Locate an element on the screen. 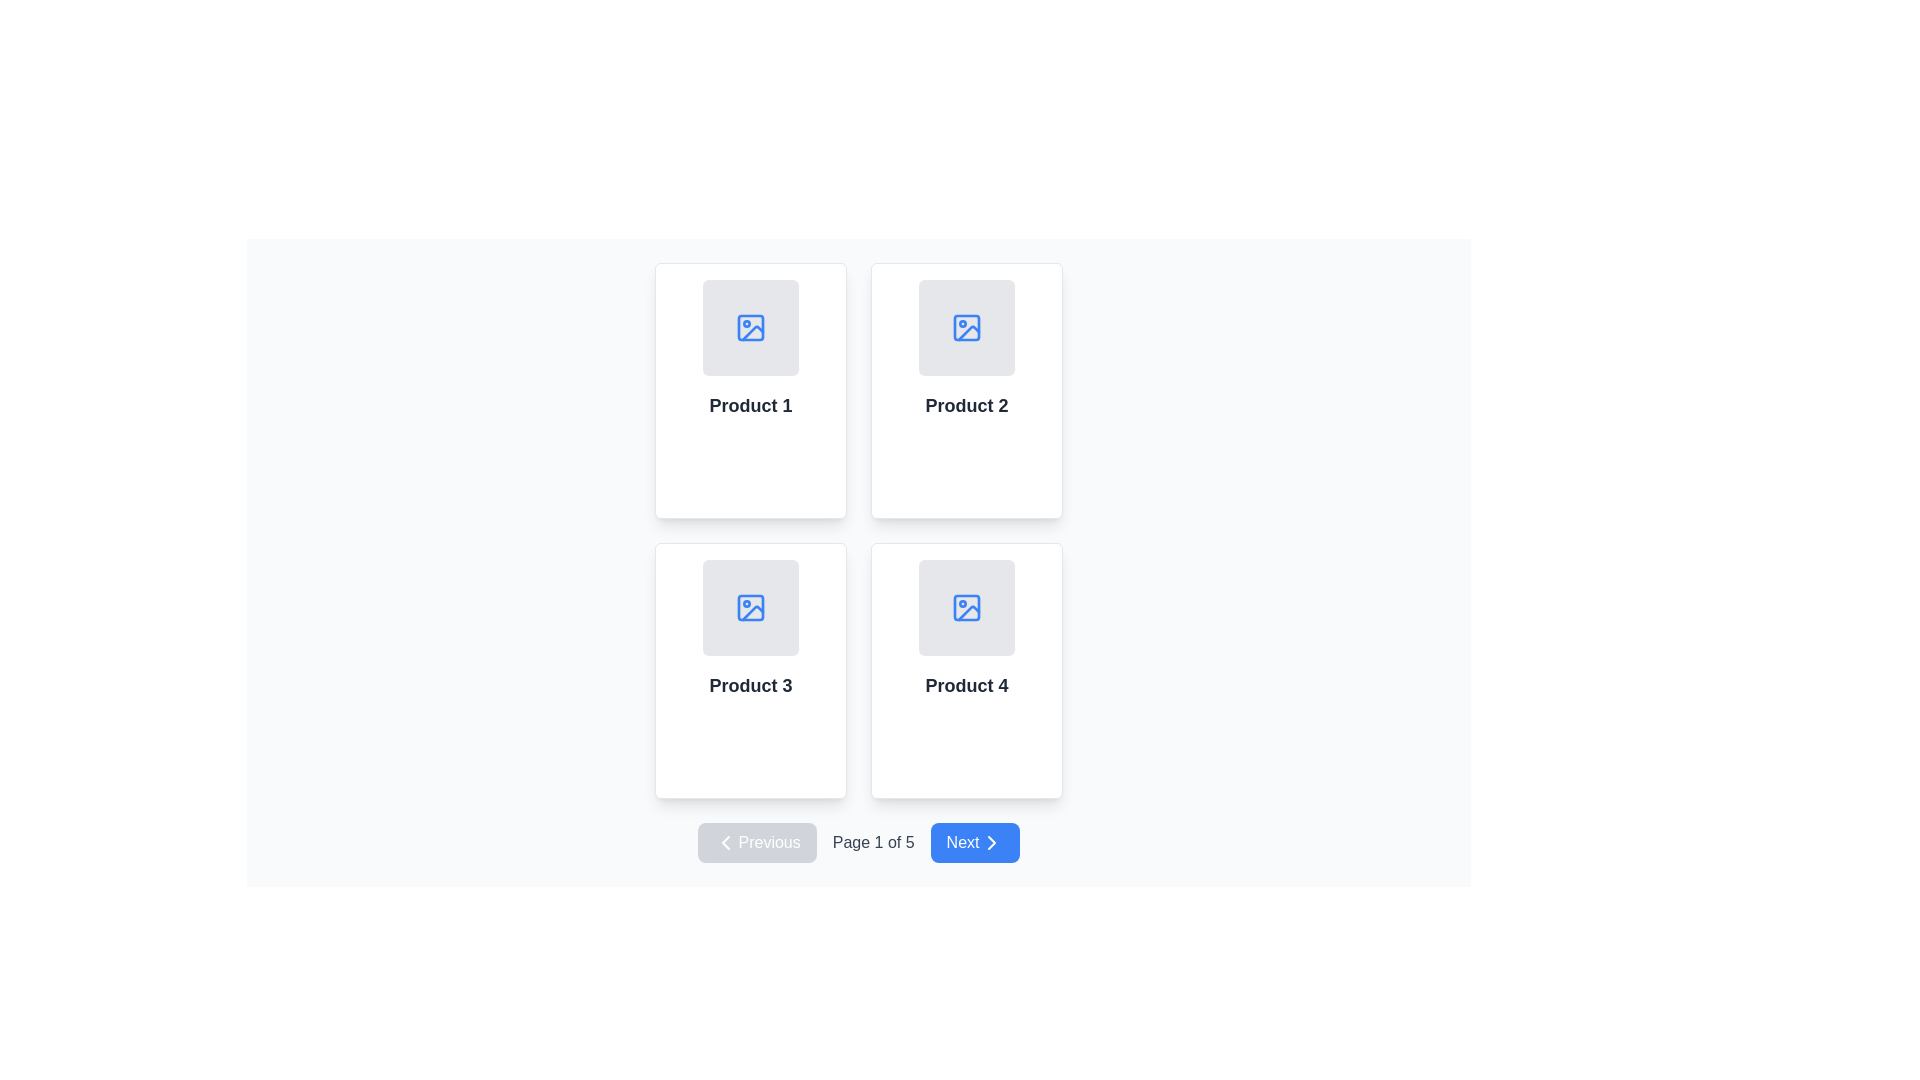 This screenshot has height=1080, width=1920. the central icon within the 'Product 3' card, which is located in the bottom-left quadrant of the grid layout is located at coordinates (749, 607).